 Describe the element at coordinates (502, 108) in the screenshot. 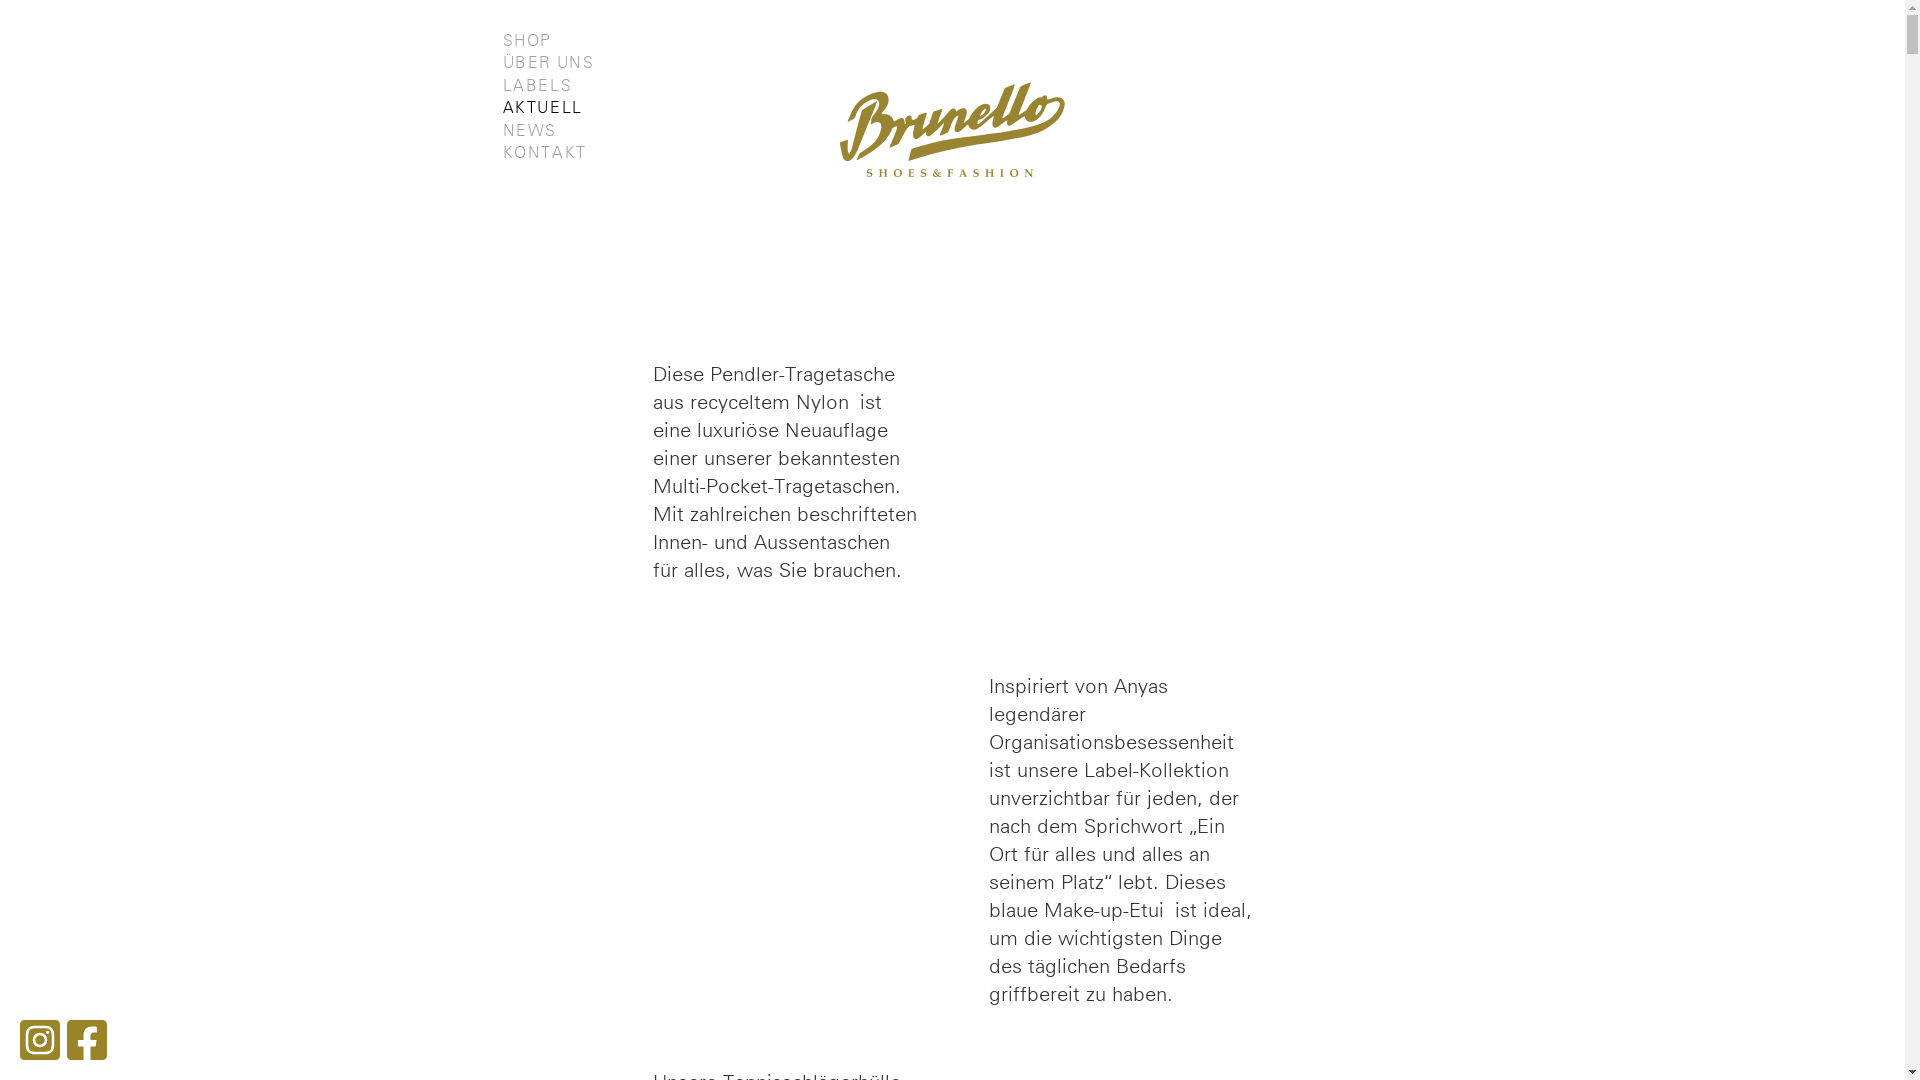

I see `'AKTUELL'` at that location.